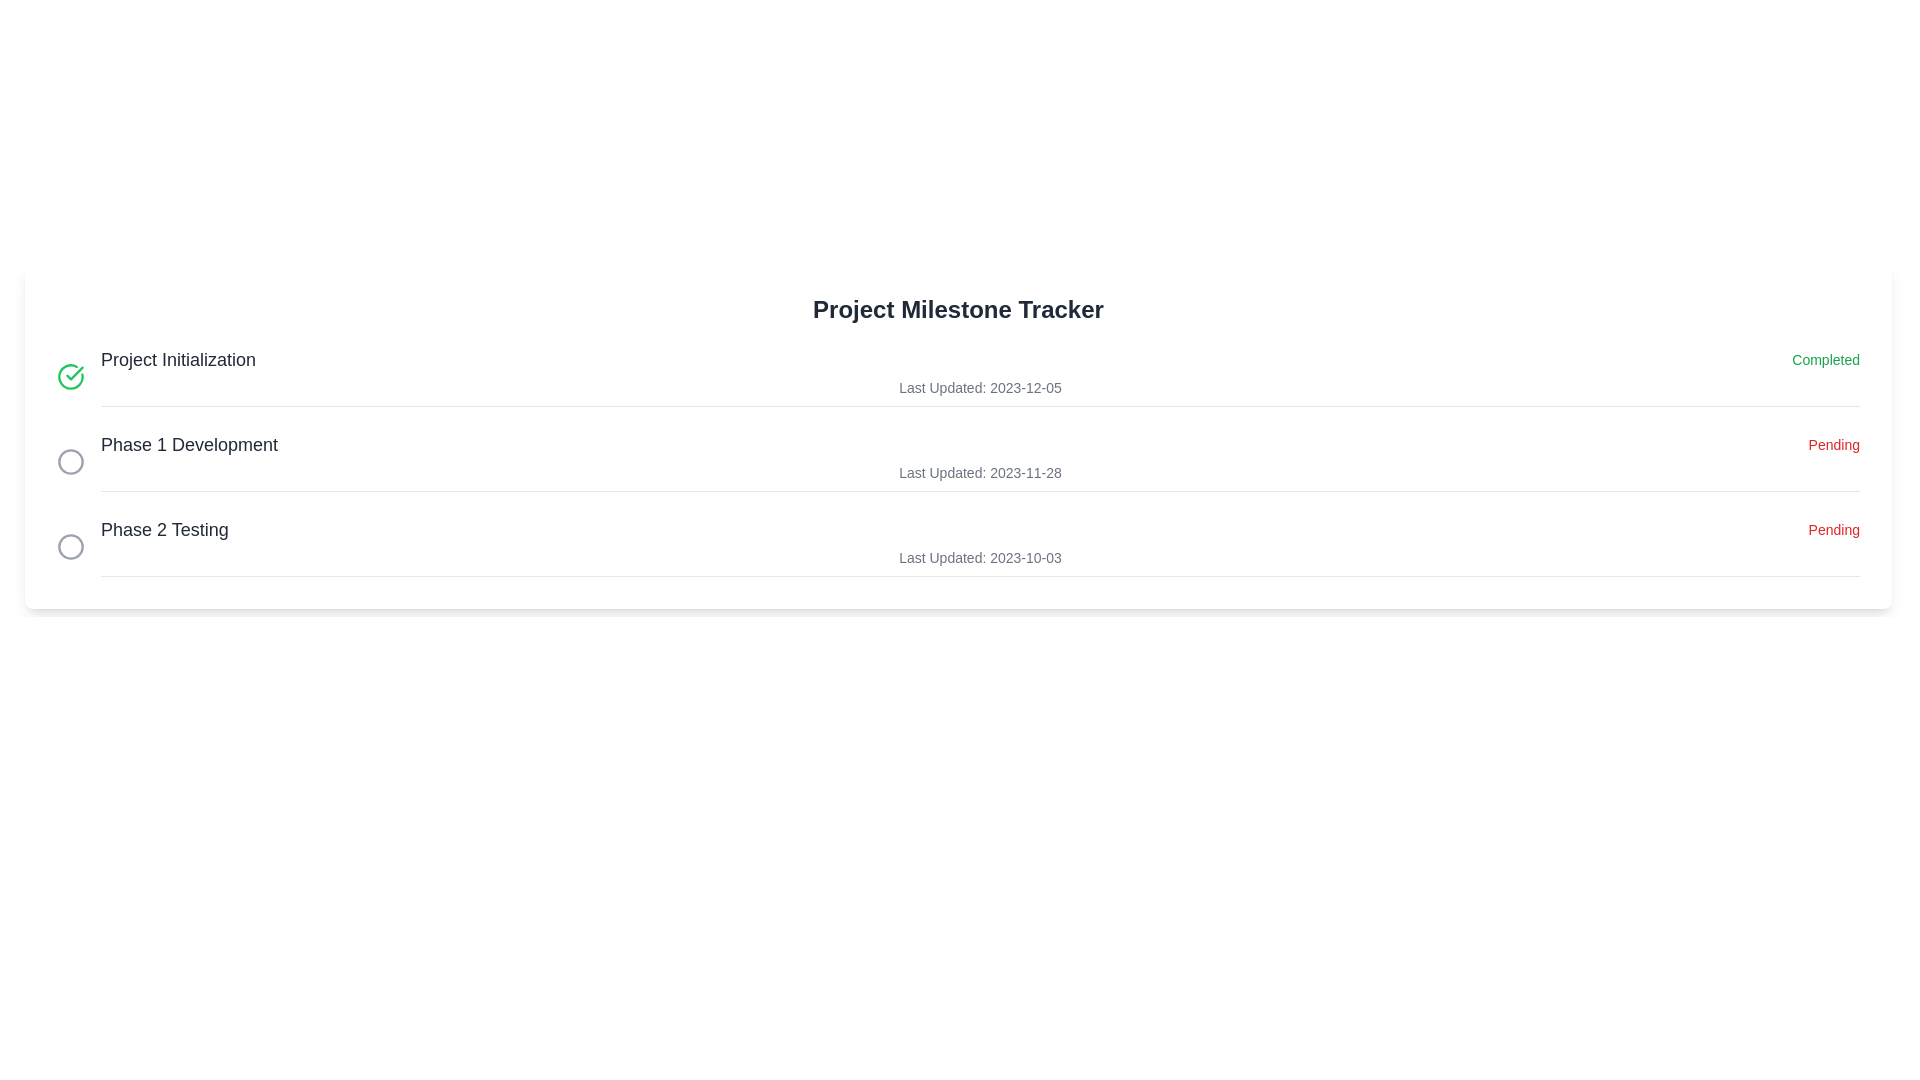 The width and height of the screenshot is (1920, 1080). Describe the element at coordinates (1834, 528) in the screenshot. I see `the text label displaying 'Pending' in red color, which indicates the status of the item in the 'Phase 2 Testing' row` at that location.